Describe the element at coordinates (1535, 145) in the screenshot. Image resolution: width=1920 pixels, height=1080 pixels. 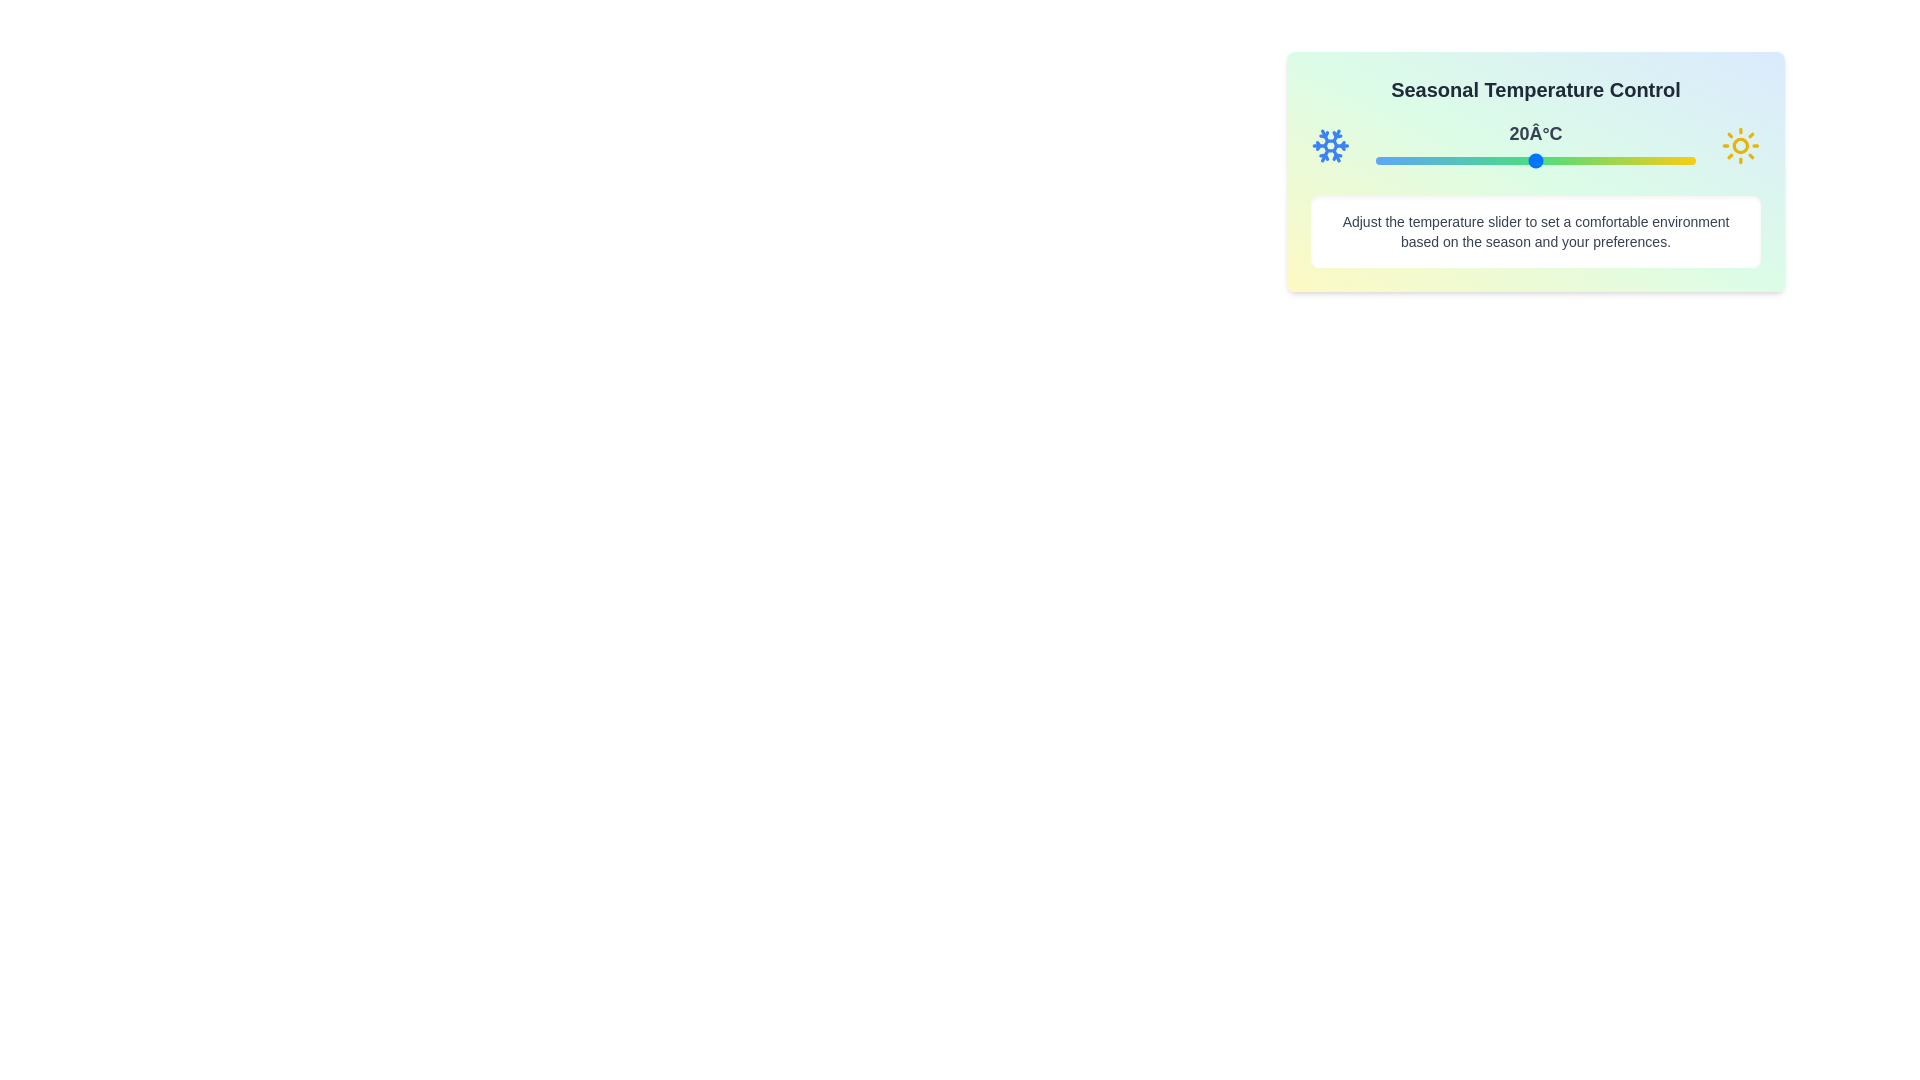
I see `the temperature display for inspection` at that location.